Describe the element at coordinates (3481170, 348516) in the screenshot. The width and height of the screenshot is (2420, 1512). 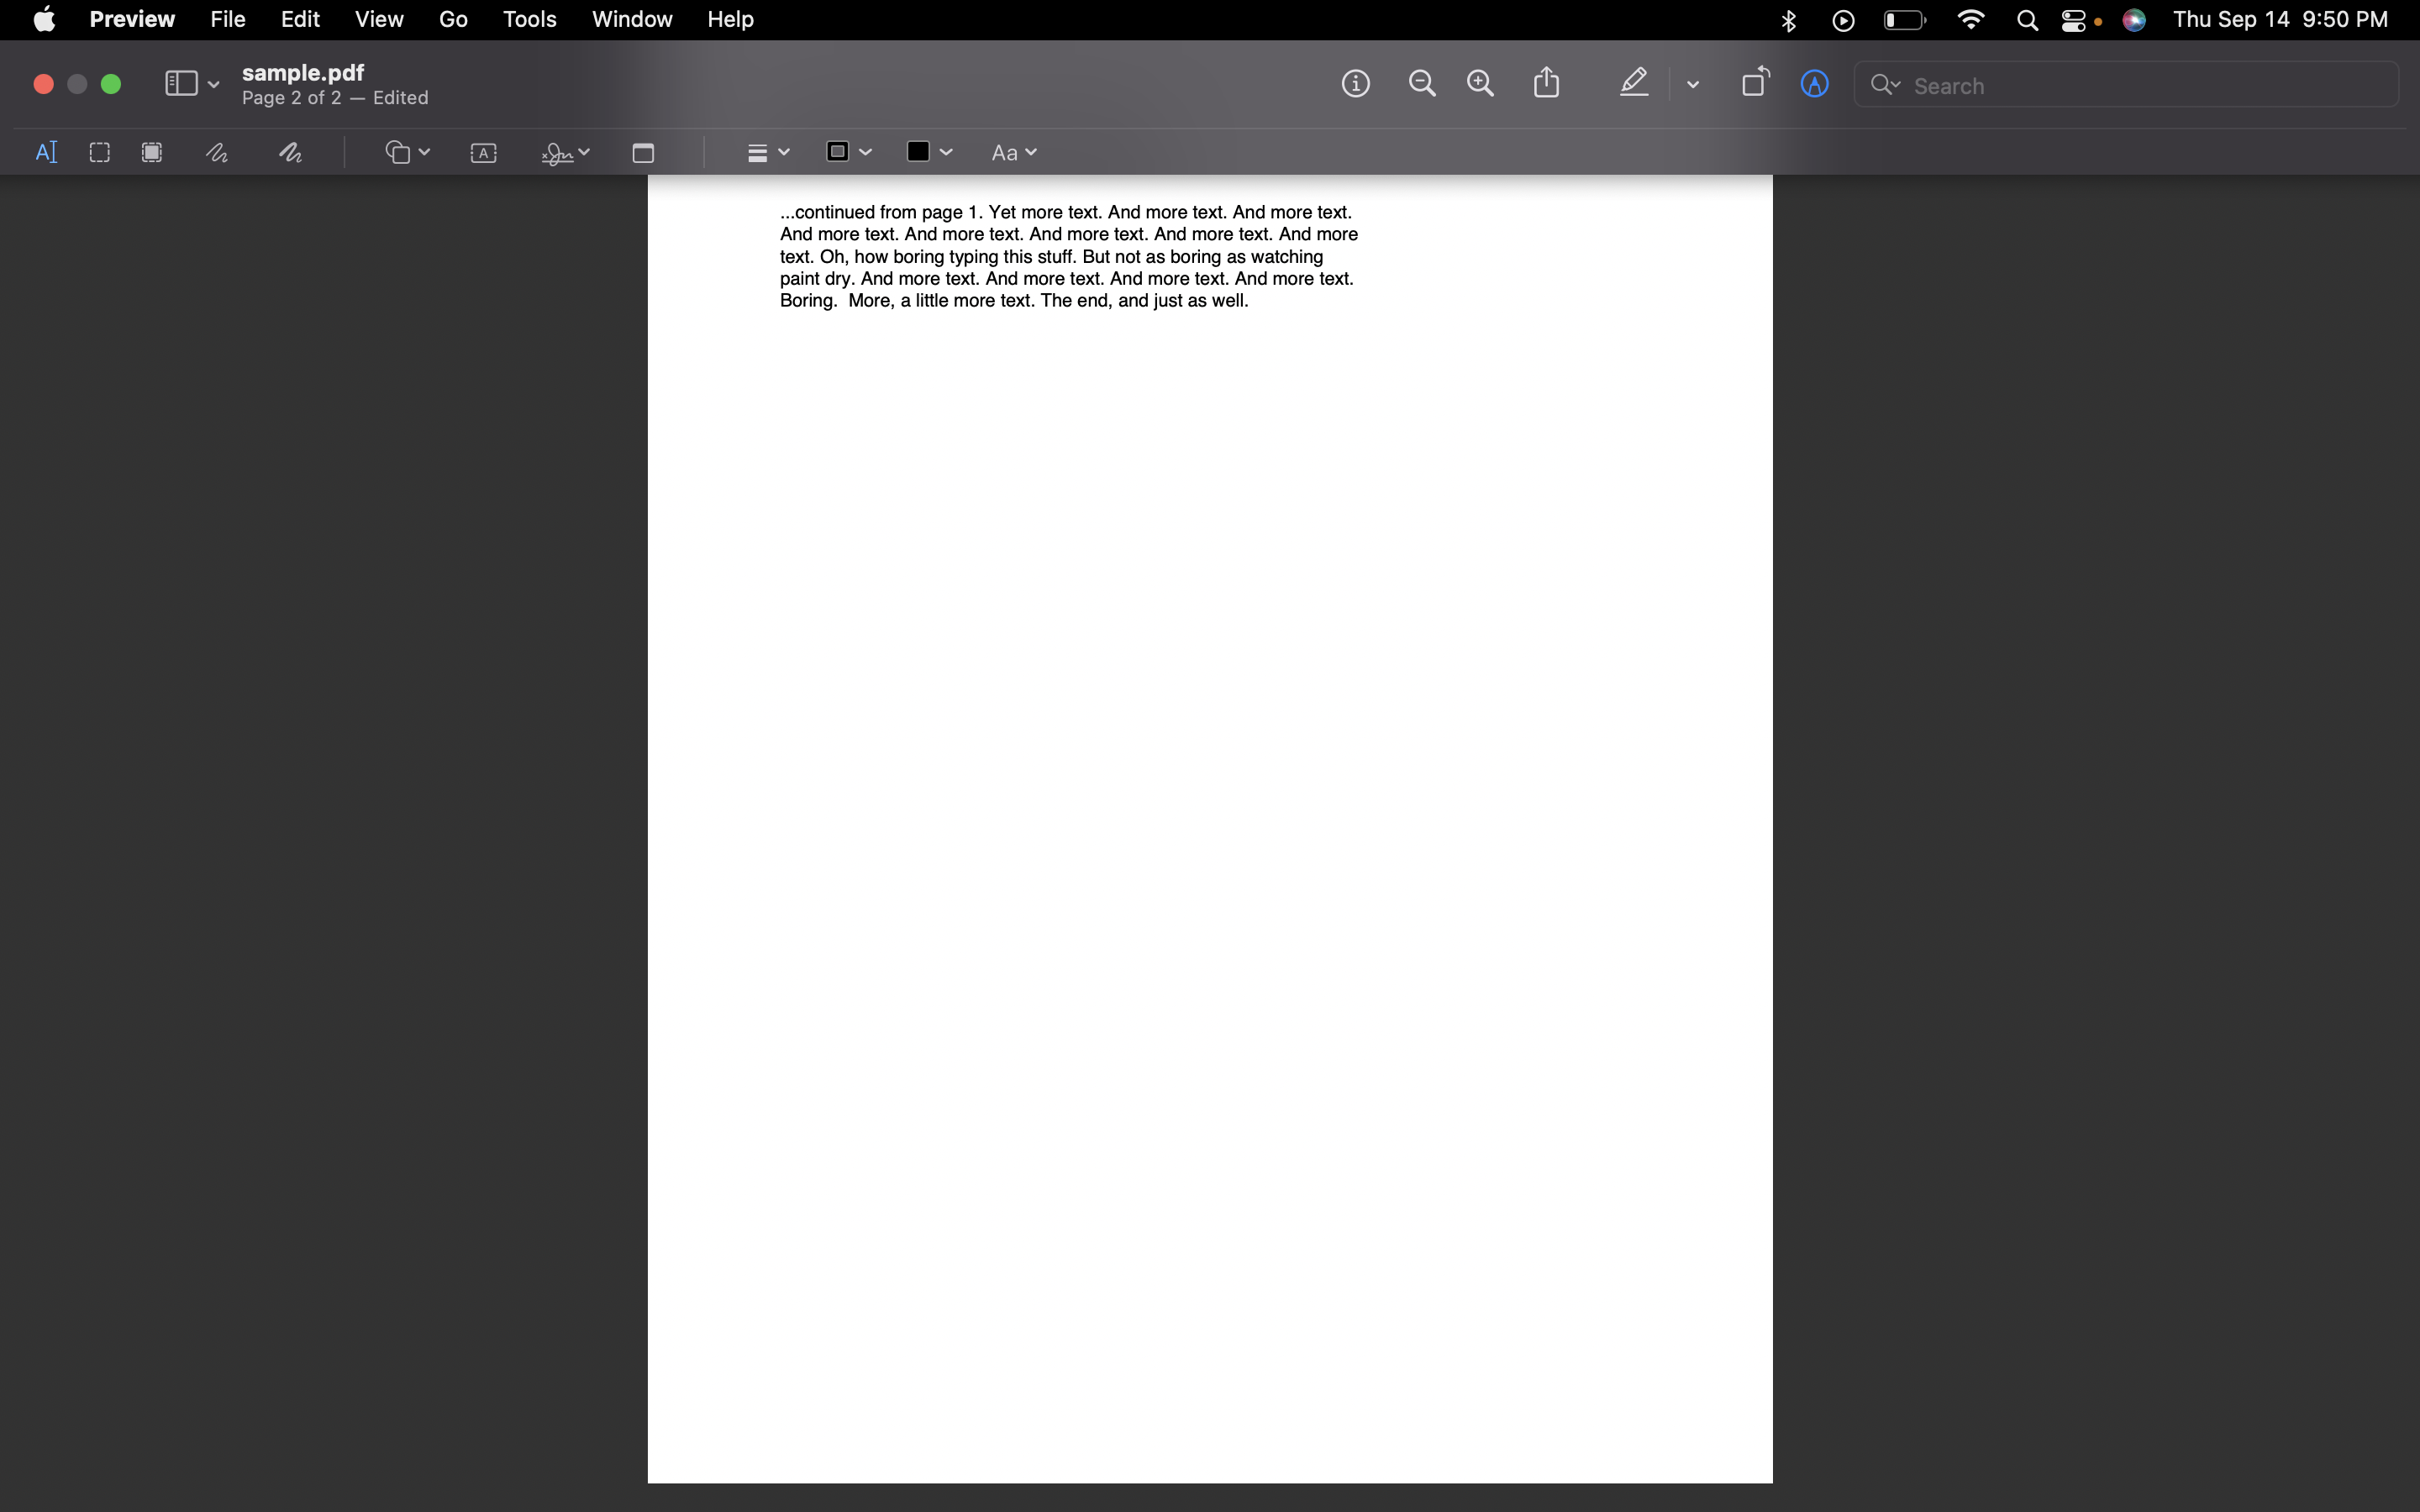
I see `To select all data, move and drag the cursor from top-left to bottom-right` at that location.